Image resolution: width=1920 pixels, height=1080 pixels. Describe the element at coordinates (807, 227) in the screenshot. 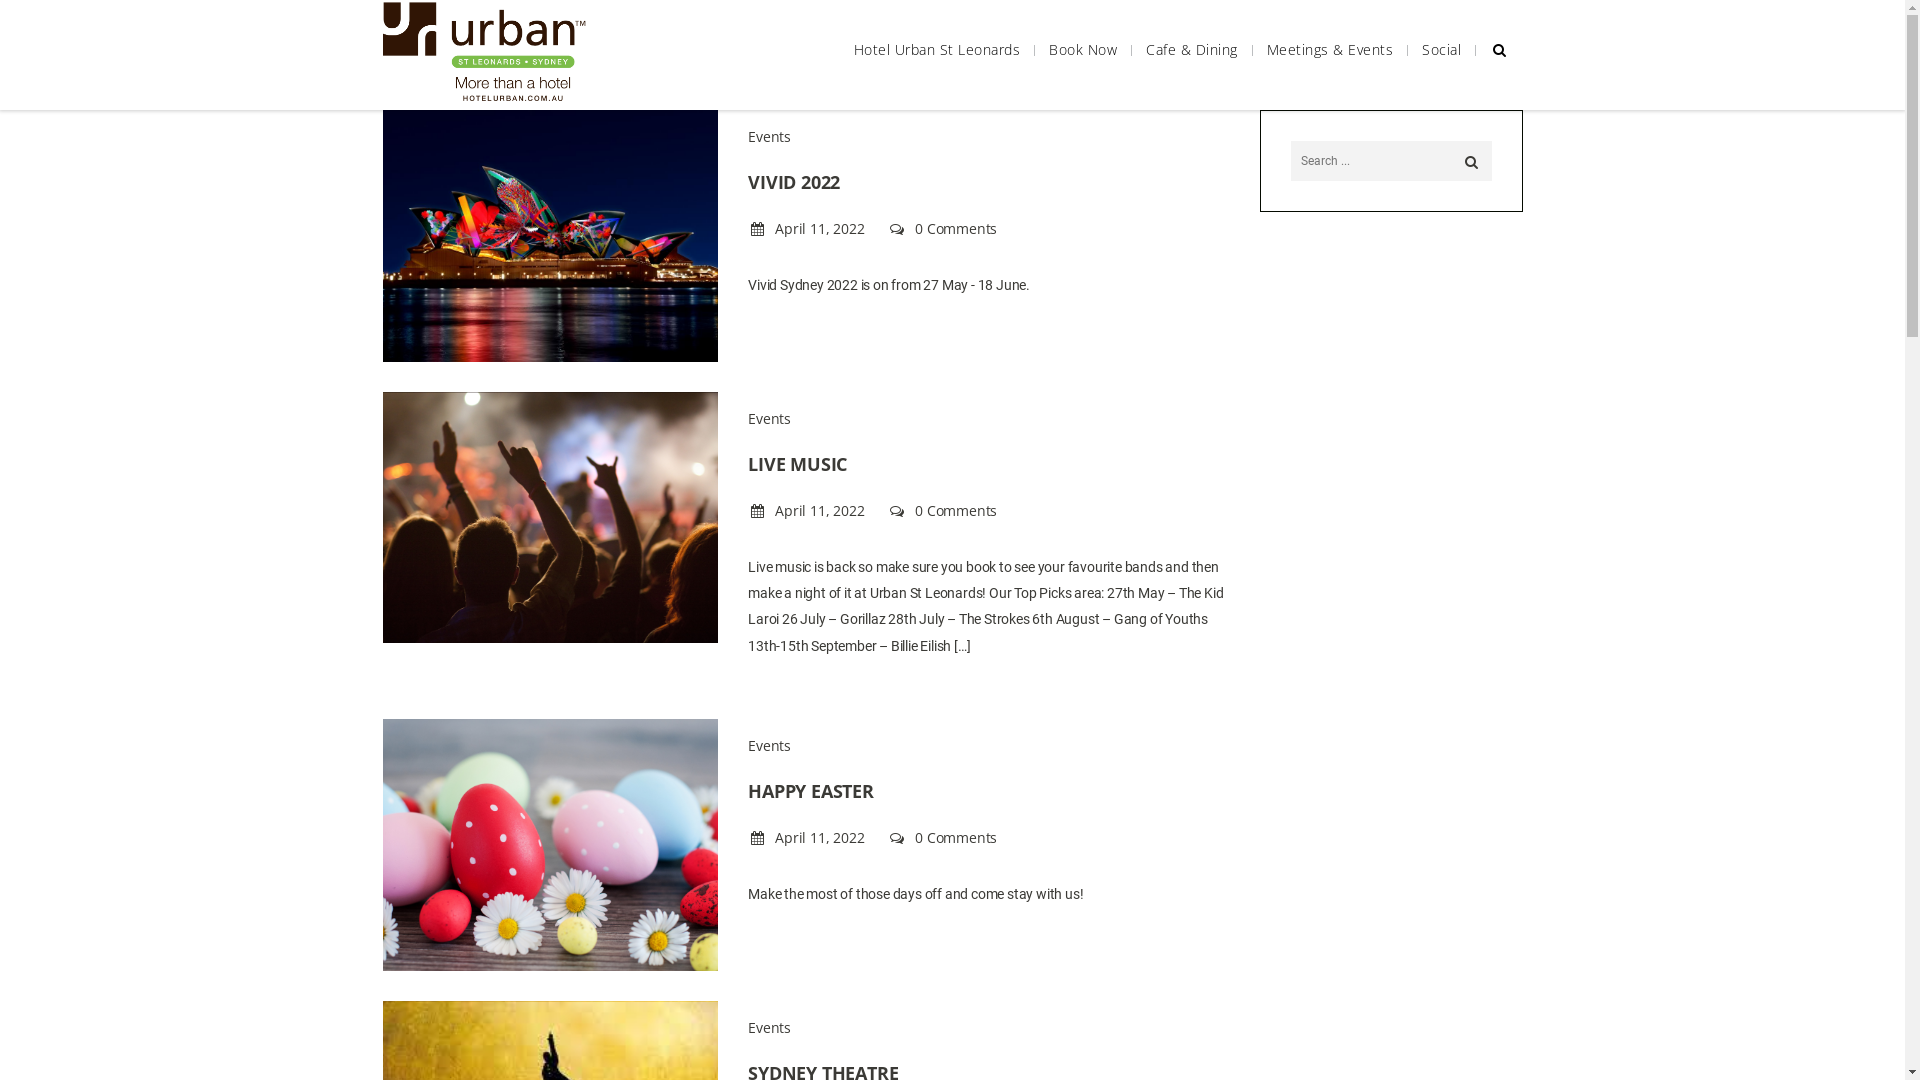

I see `'April 11, 2022'` at that location.